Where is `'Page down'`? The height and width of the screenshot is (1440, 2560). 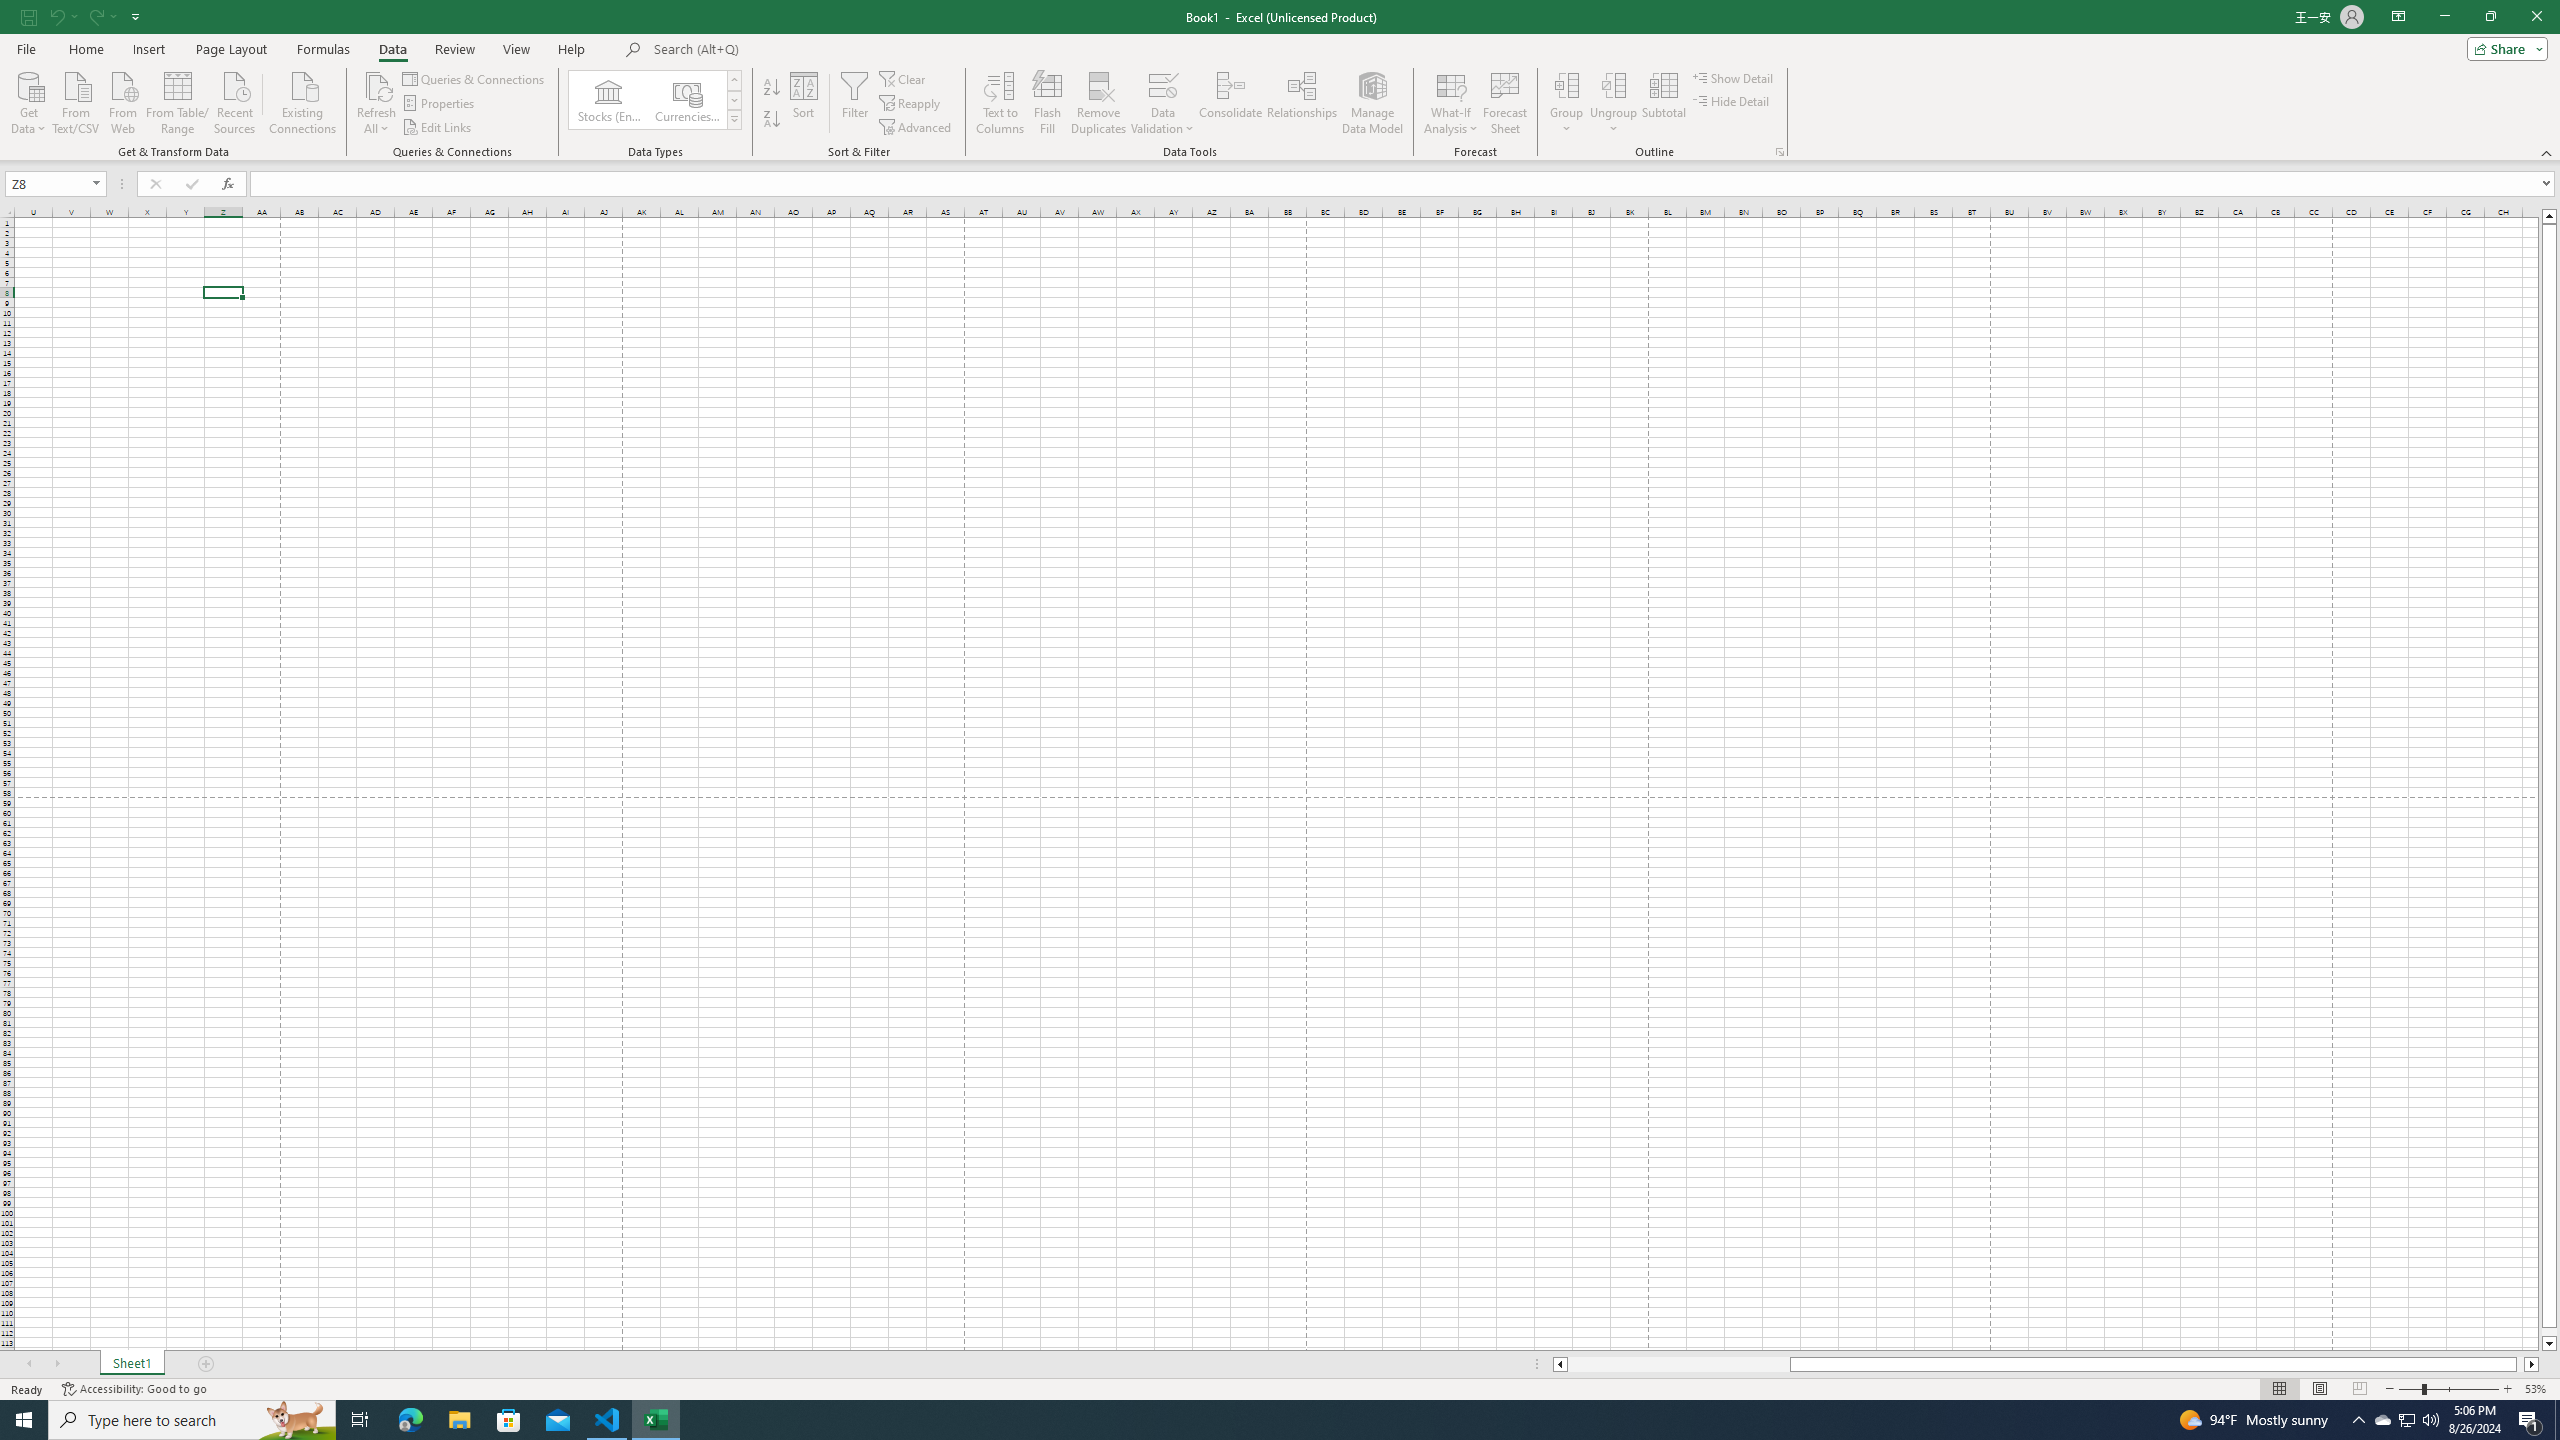 'Page down' is located at coordinates (2548, 1332).